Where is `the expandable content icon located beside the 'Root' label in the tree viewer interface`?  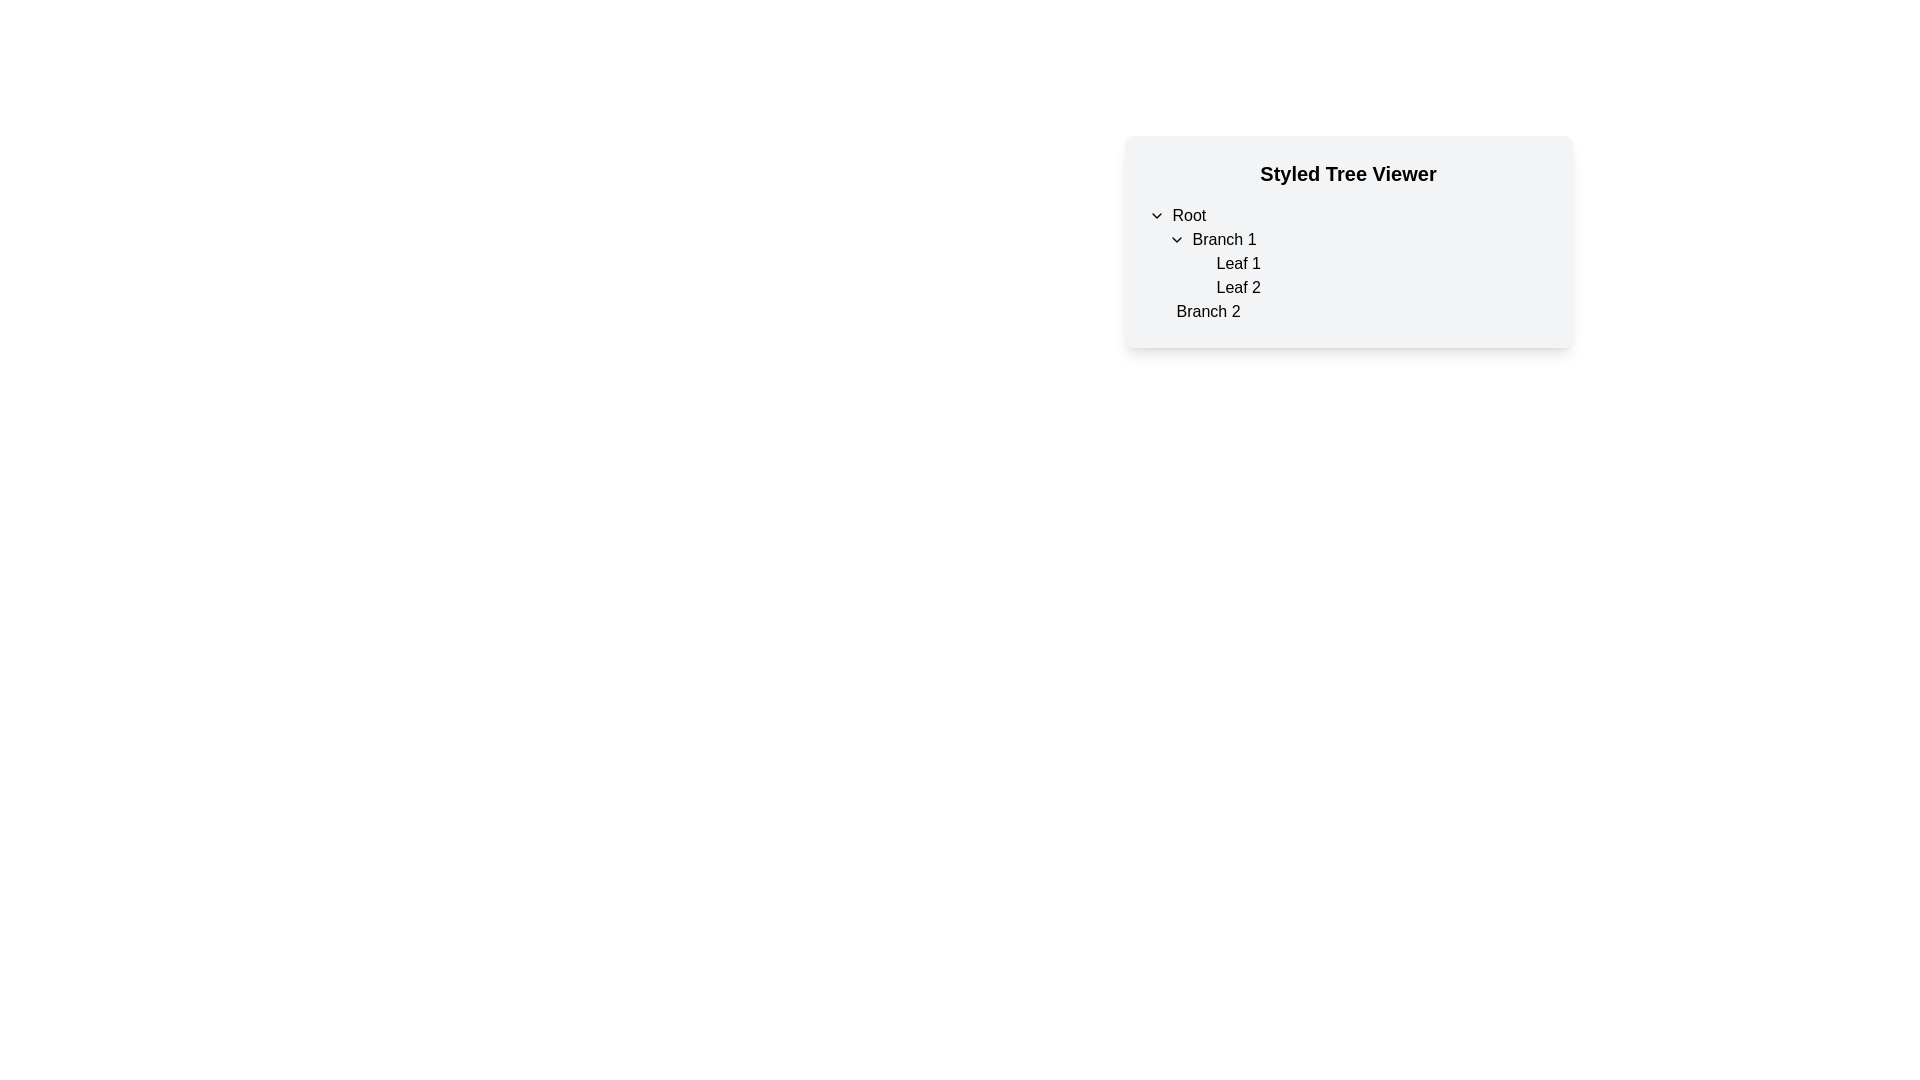
the expandable content icon located beside the 'Root' label in the tree viewer interface is located at coordinates (1156, 216).